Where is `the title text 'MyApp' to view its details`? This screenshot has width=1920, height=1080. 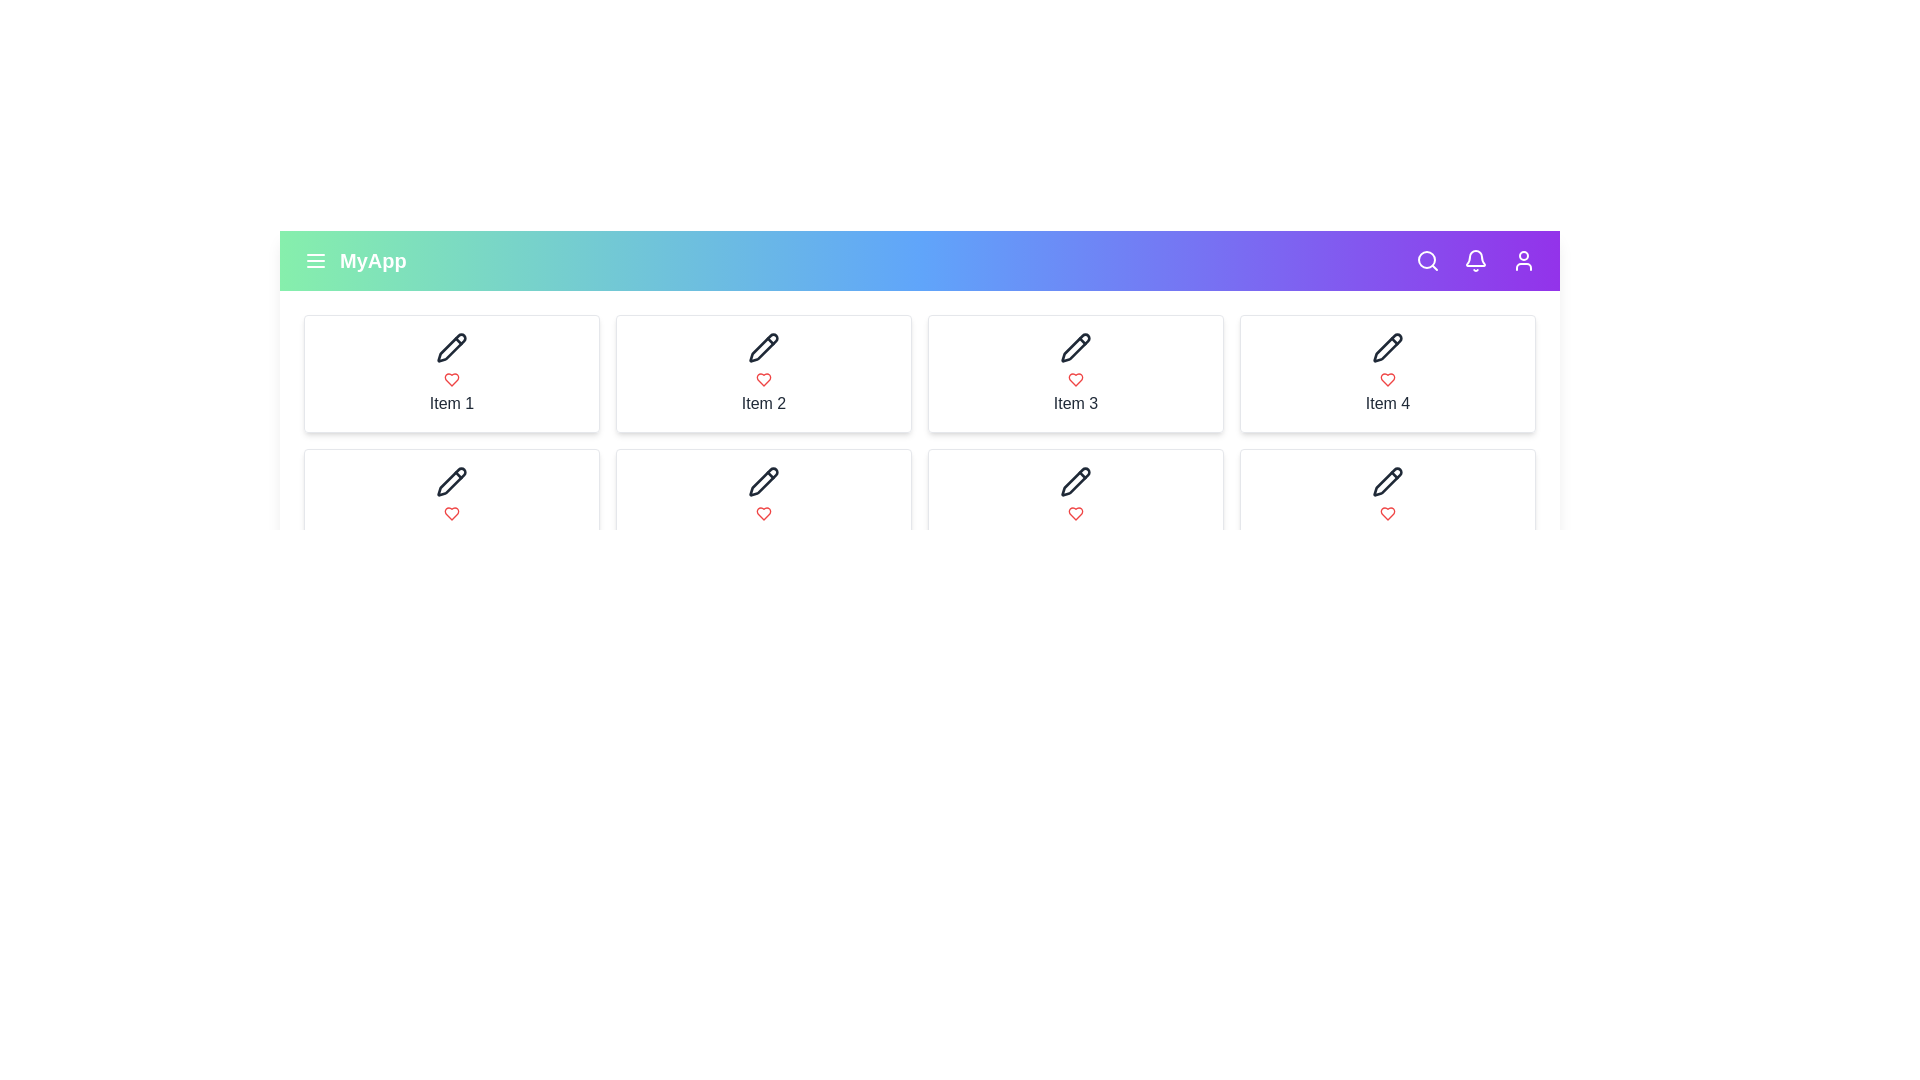 the title text 'MyApp' to view its details is located at coordinates (373, 260).